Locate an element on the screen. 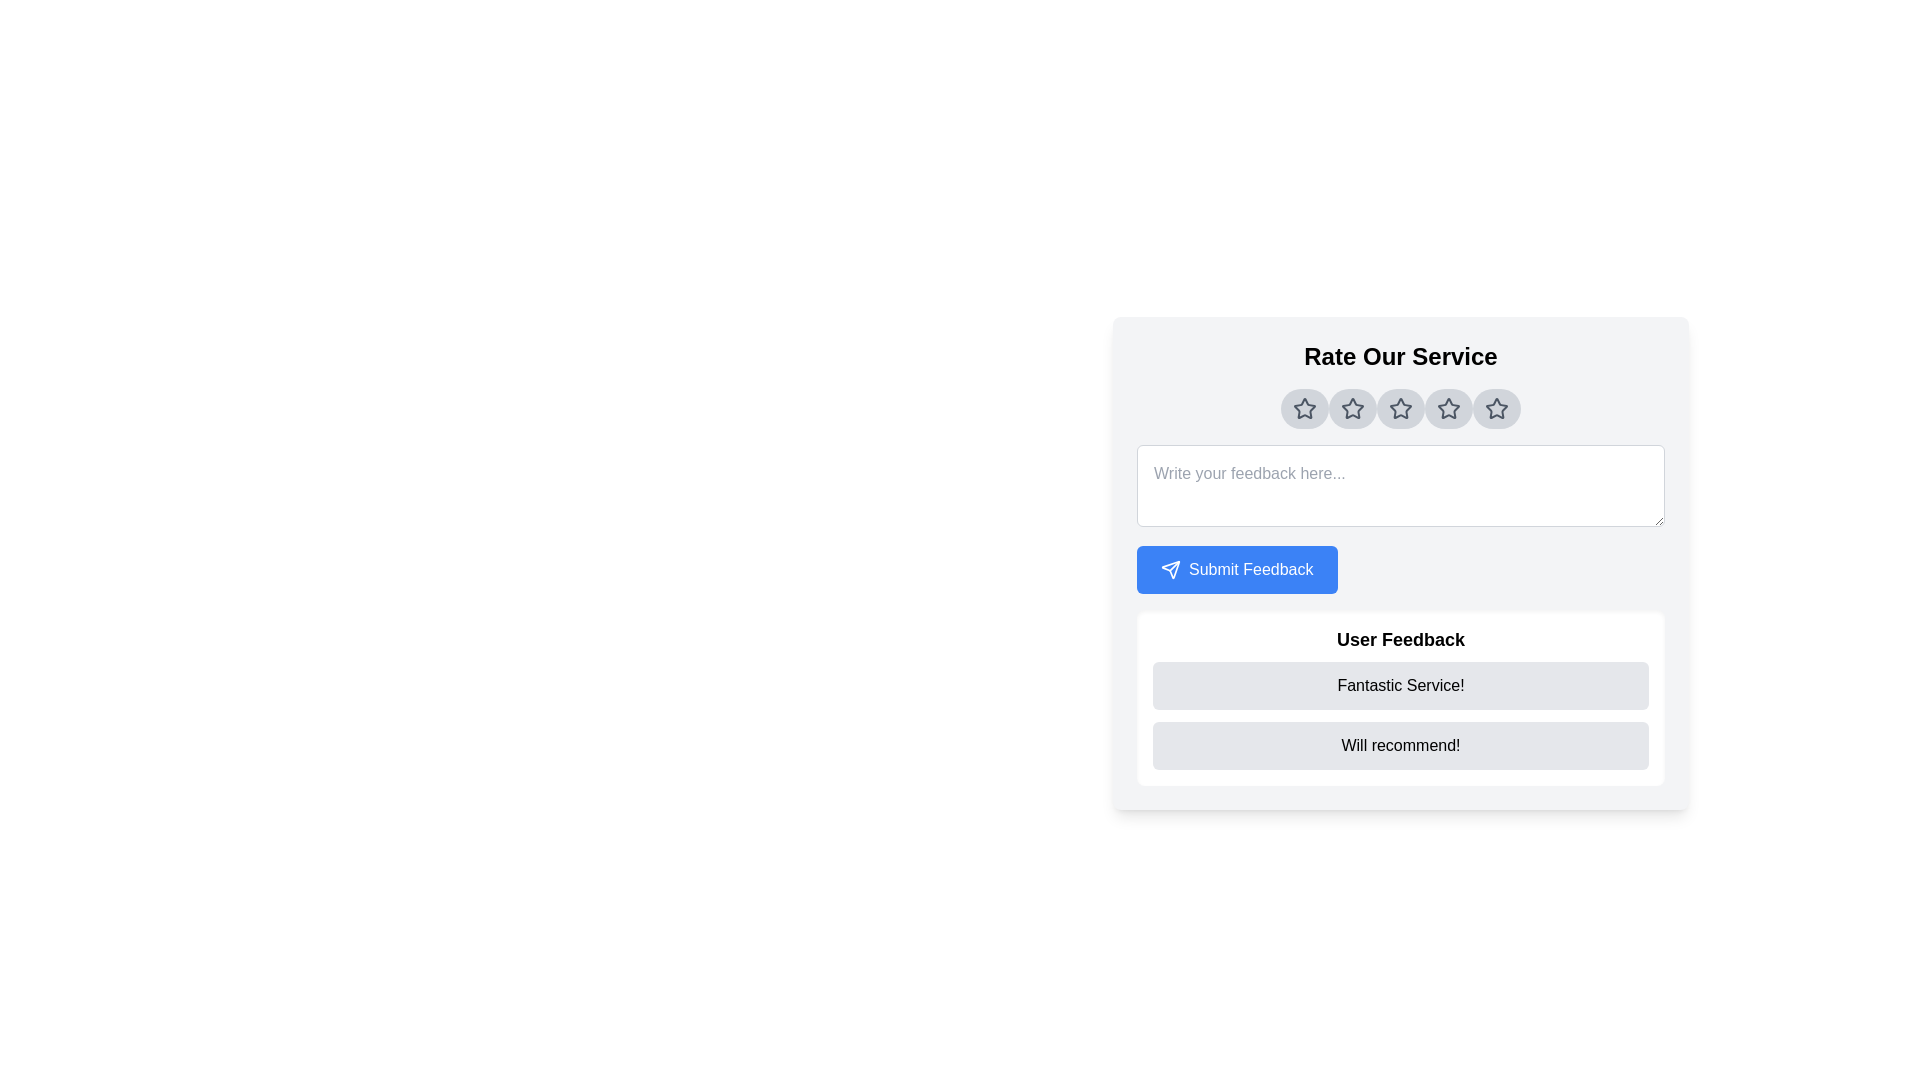 This screenshot has width=1920, height=1080. the third star button in the rating sequence is located at coordinates (1400, 407).